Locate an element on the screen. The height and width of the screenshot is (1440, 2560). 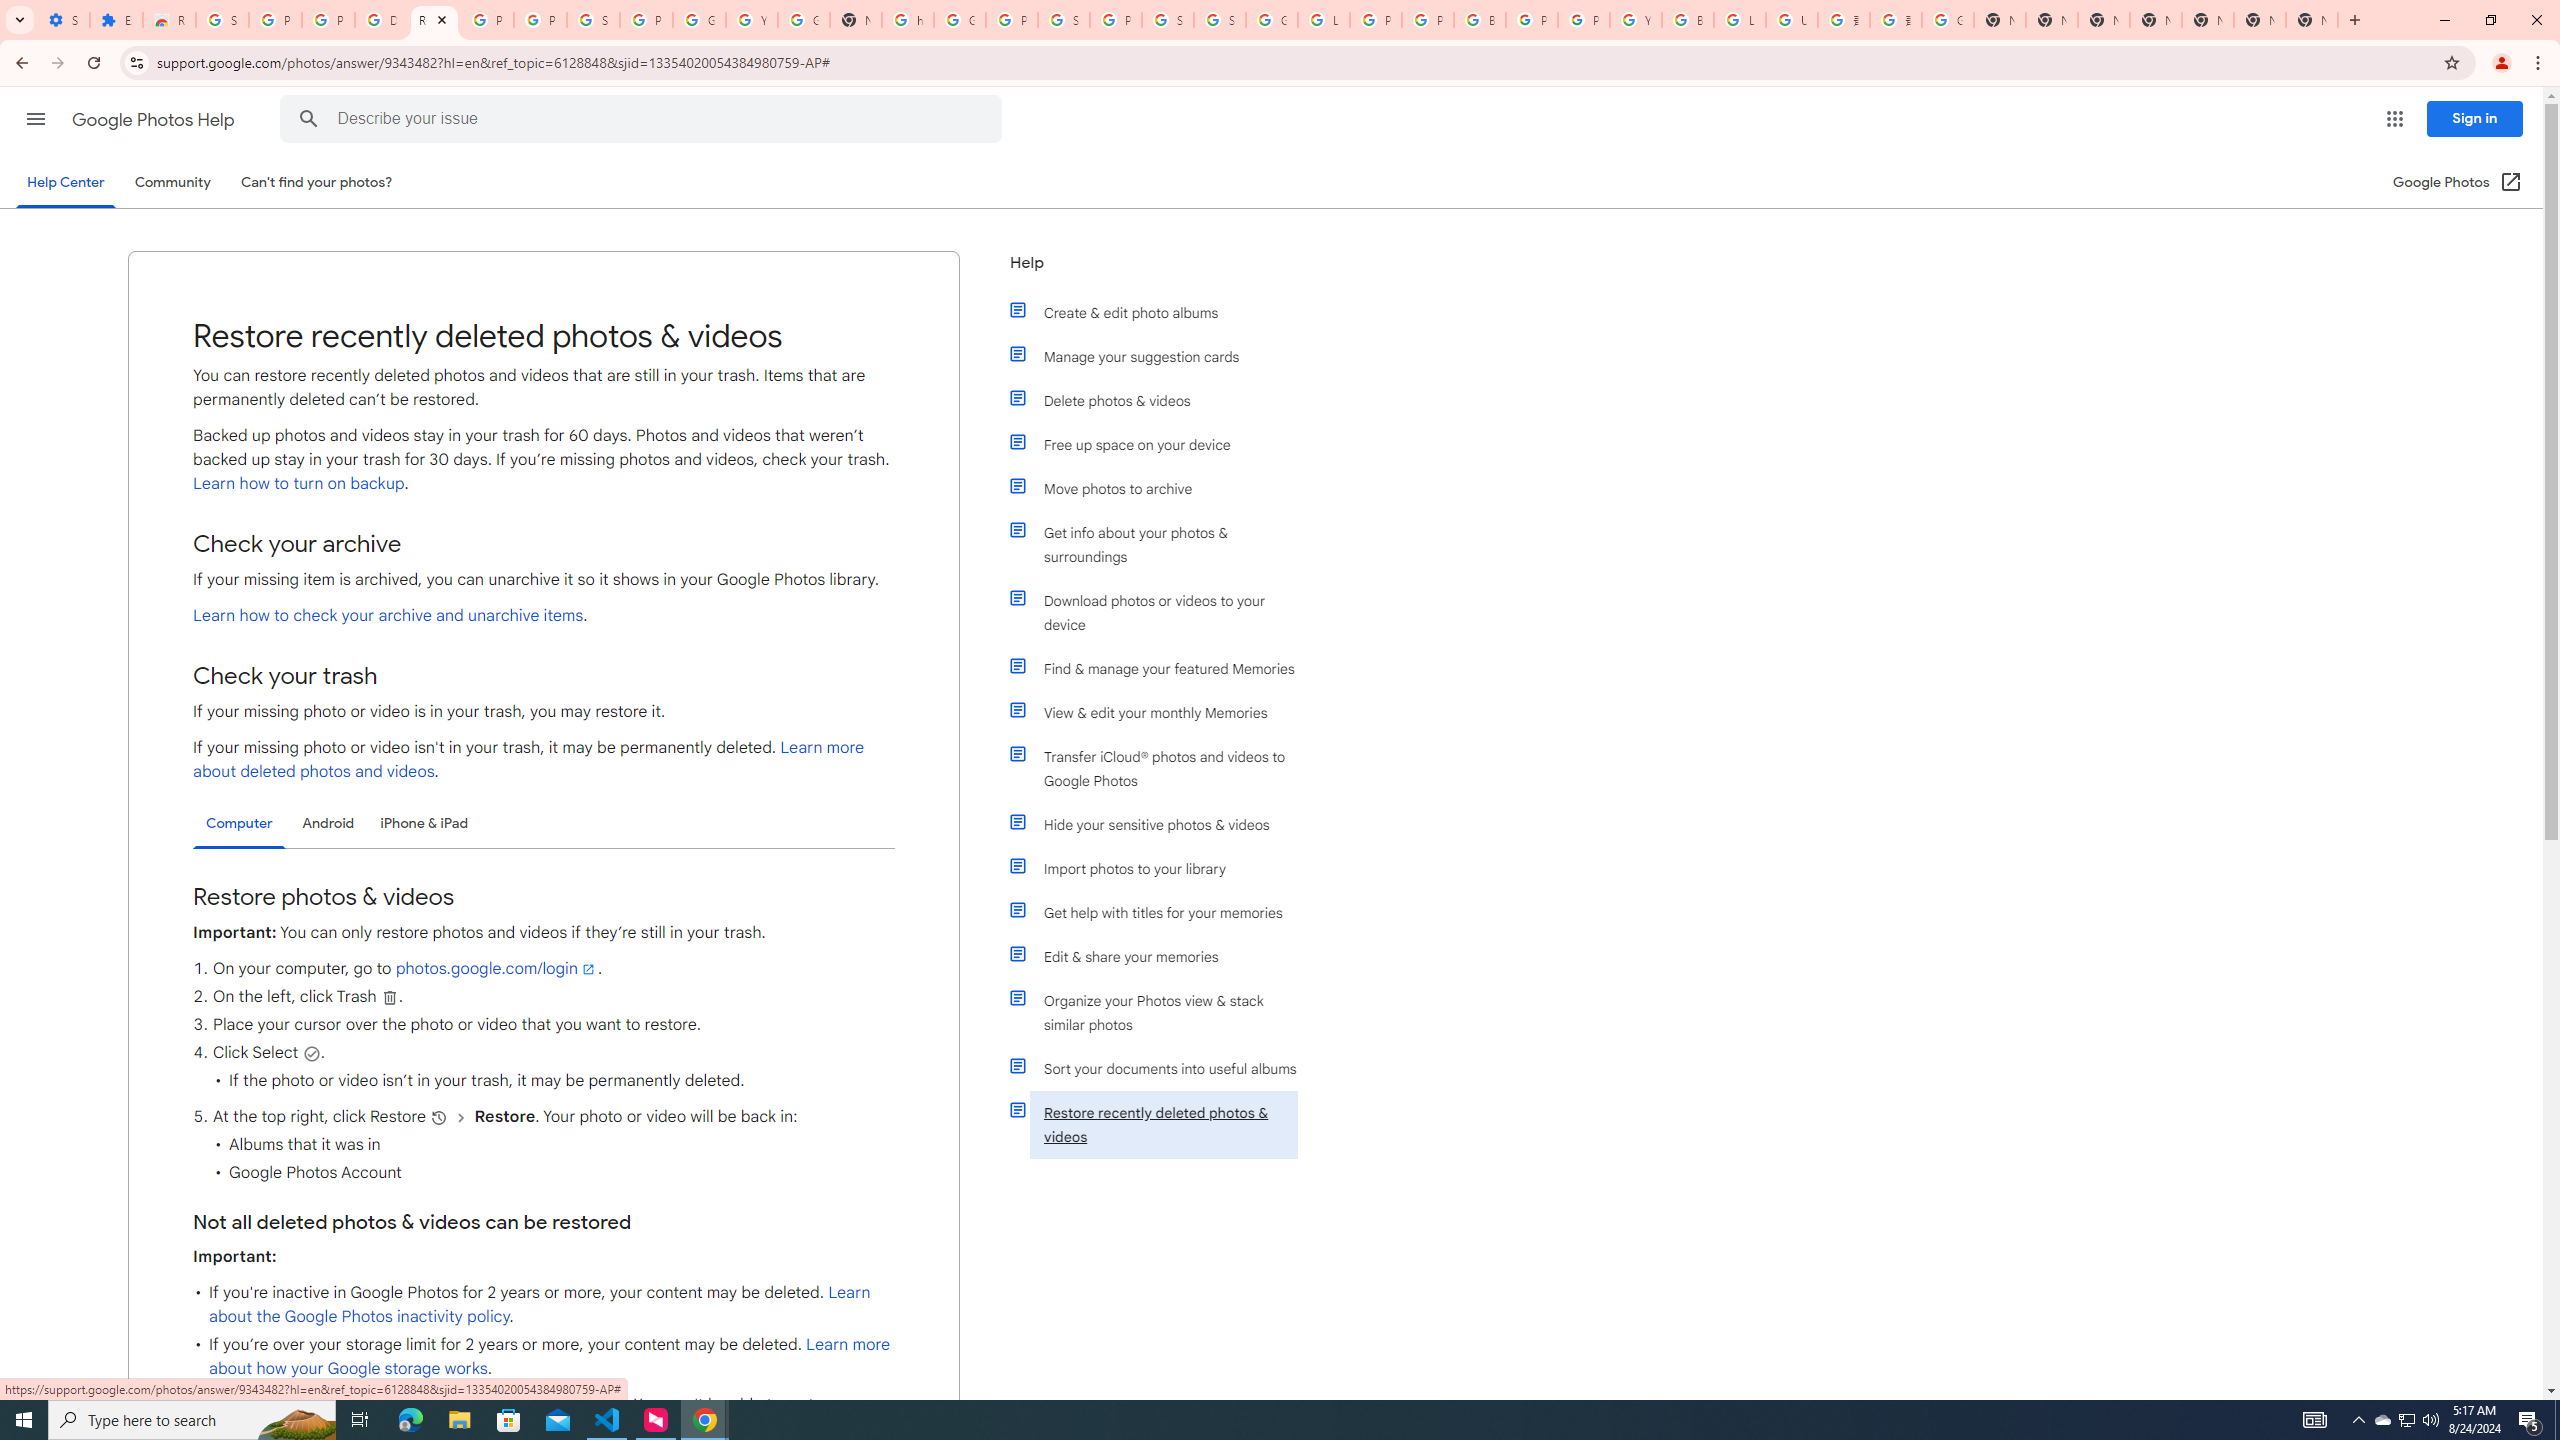
'Organize your Photos view & stack similar photos' is located at coordinates (1162, 1012).